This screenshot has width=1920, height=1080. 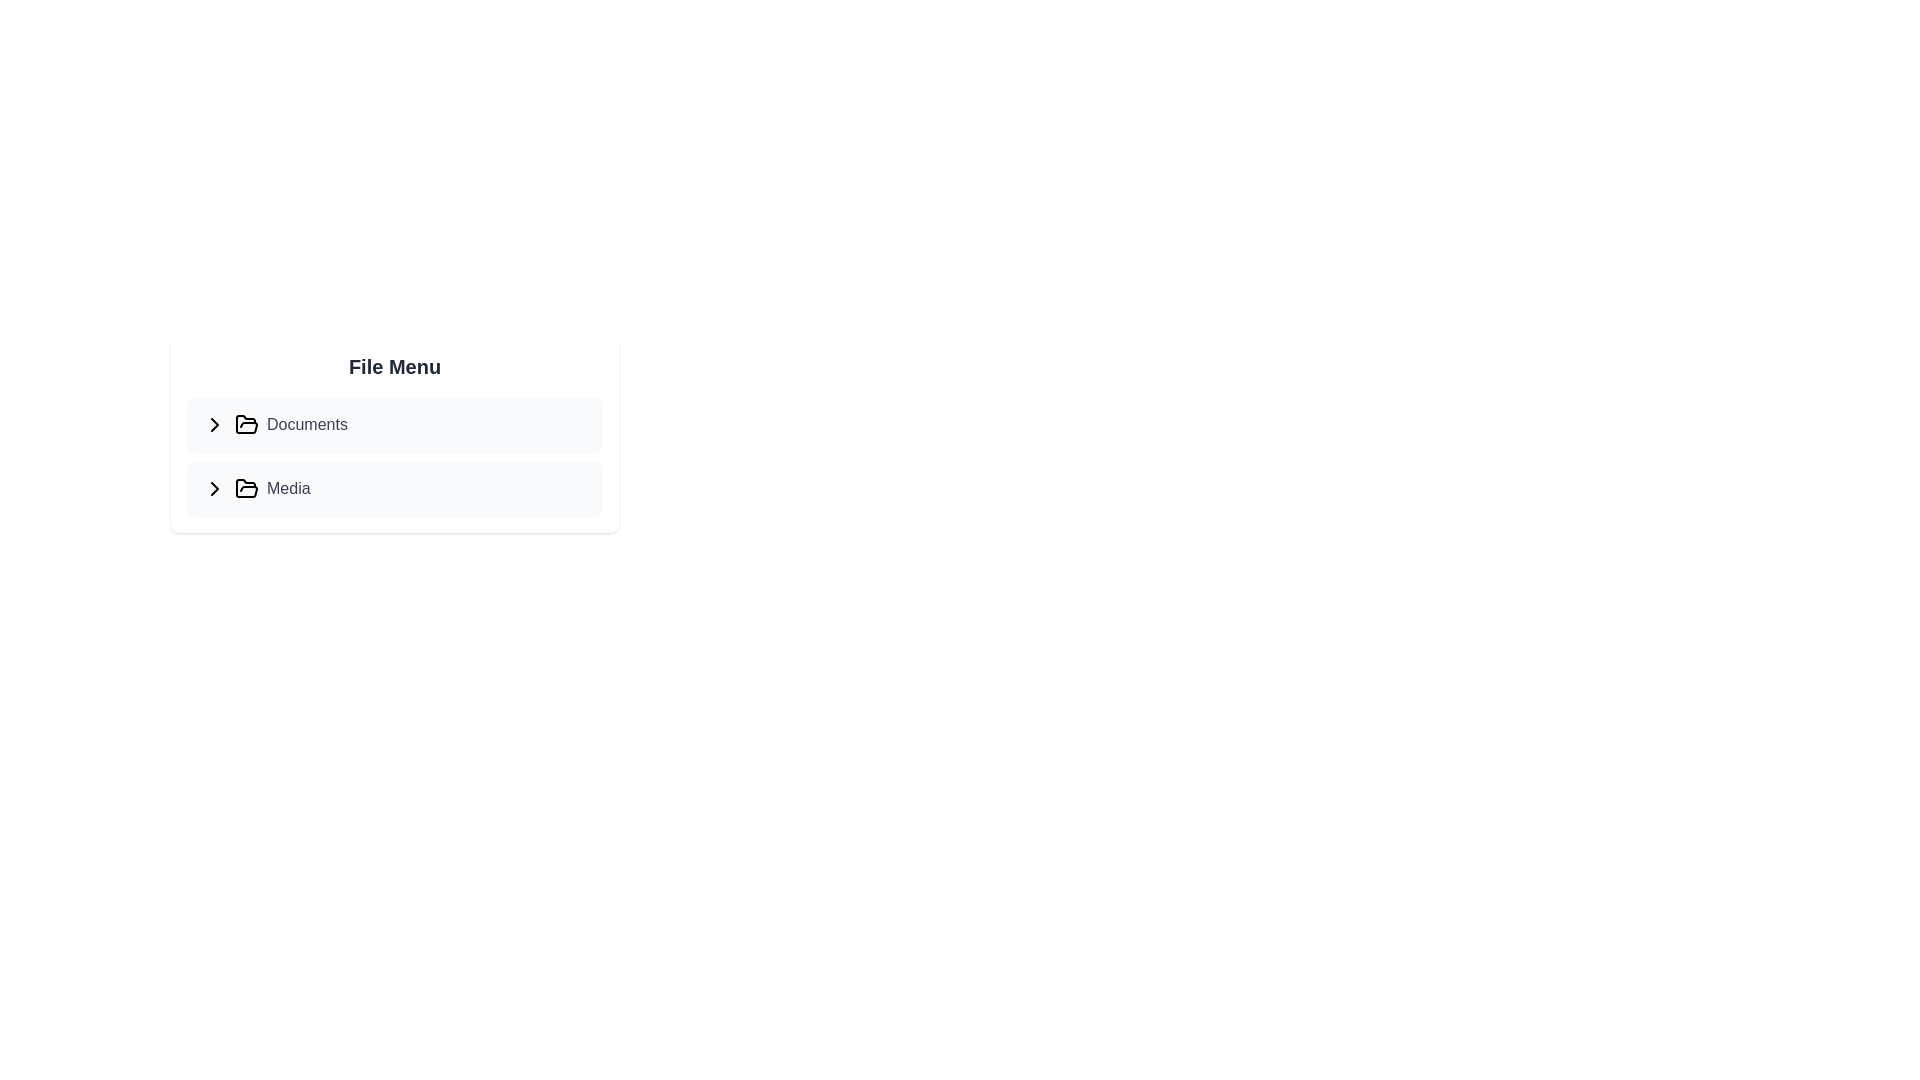 What do you see at coordinates (287, 489) in the screenshot?
I see `the non-interactive text label representing the 'Media' category, located beneath the 'Documents' item and aligned to the right of its folder icon` at bounding box center [287, 489].